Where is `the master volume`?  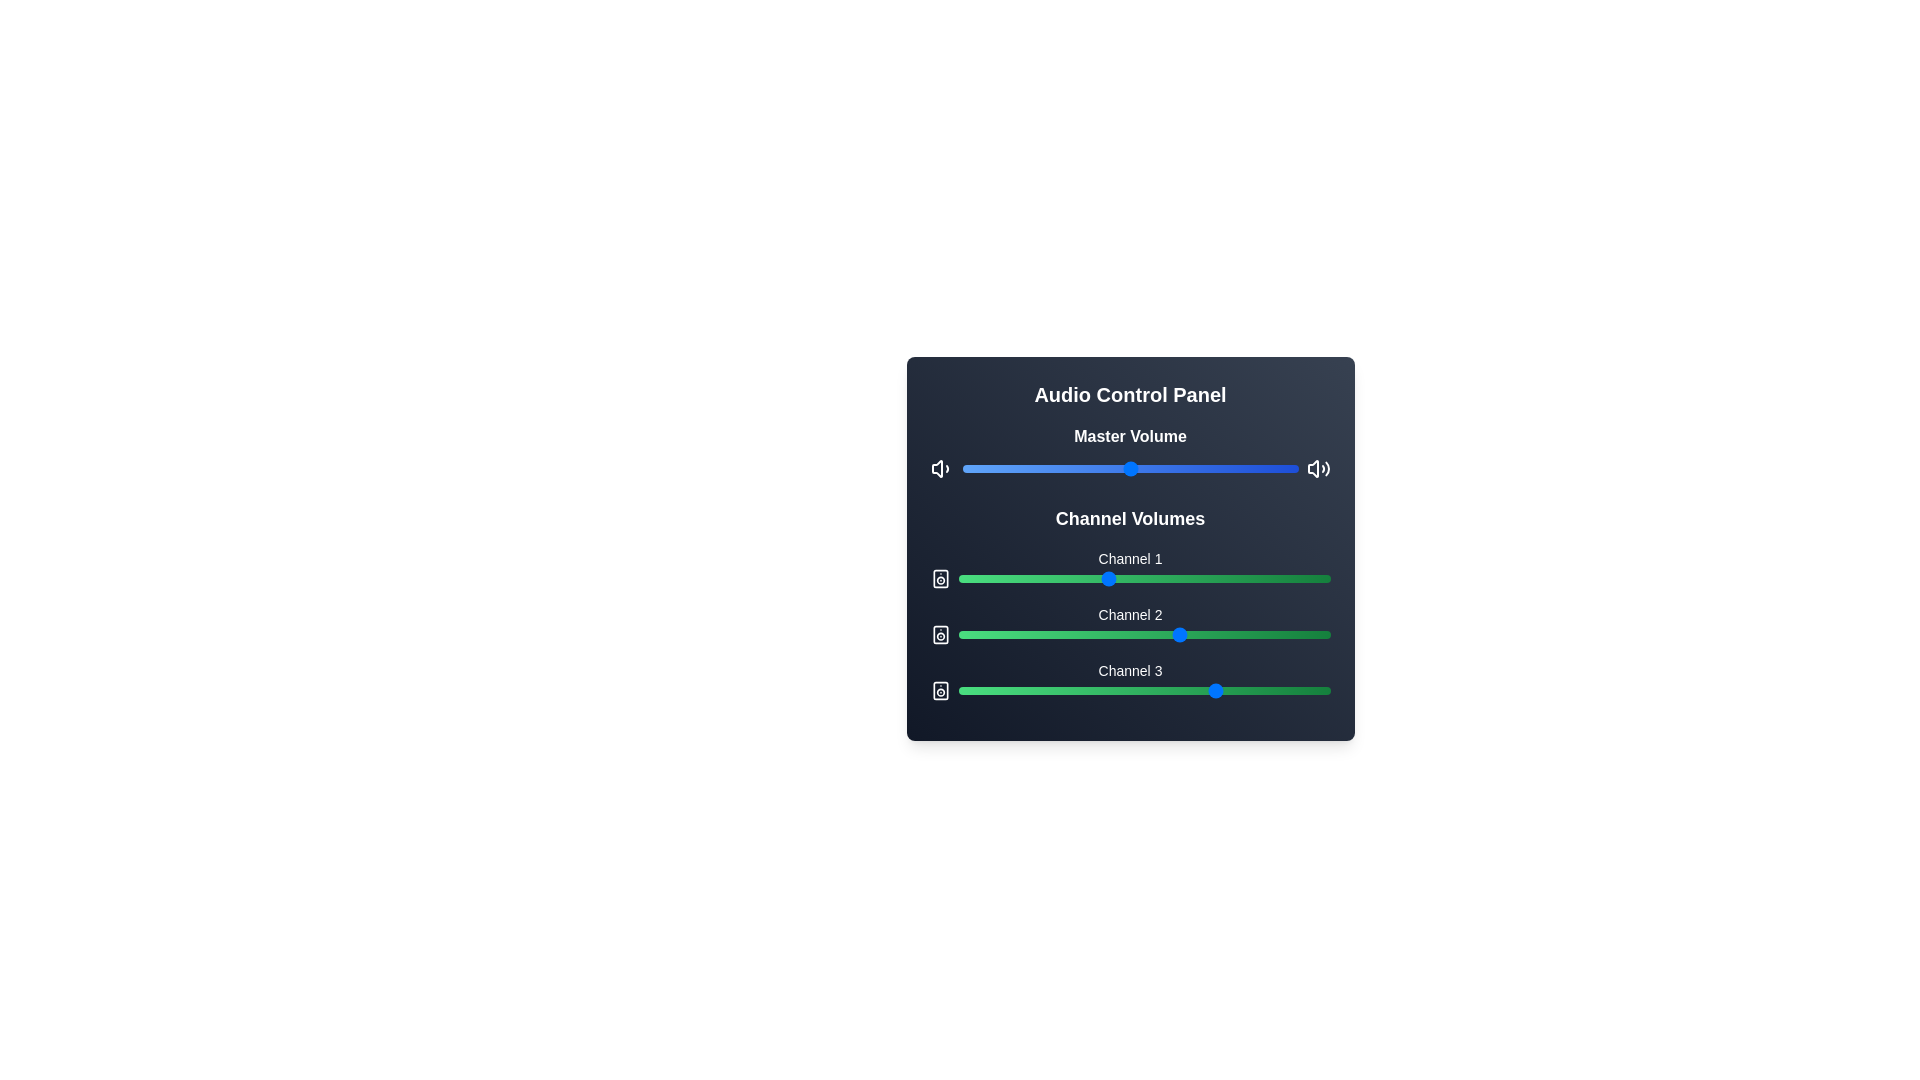
the master volume is located at coordinates (1012, 469).